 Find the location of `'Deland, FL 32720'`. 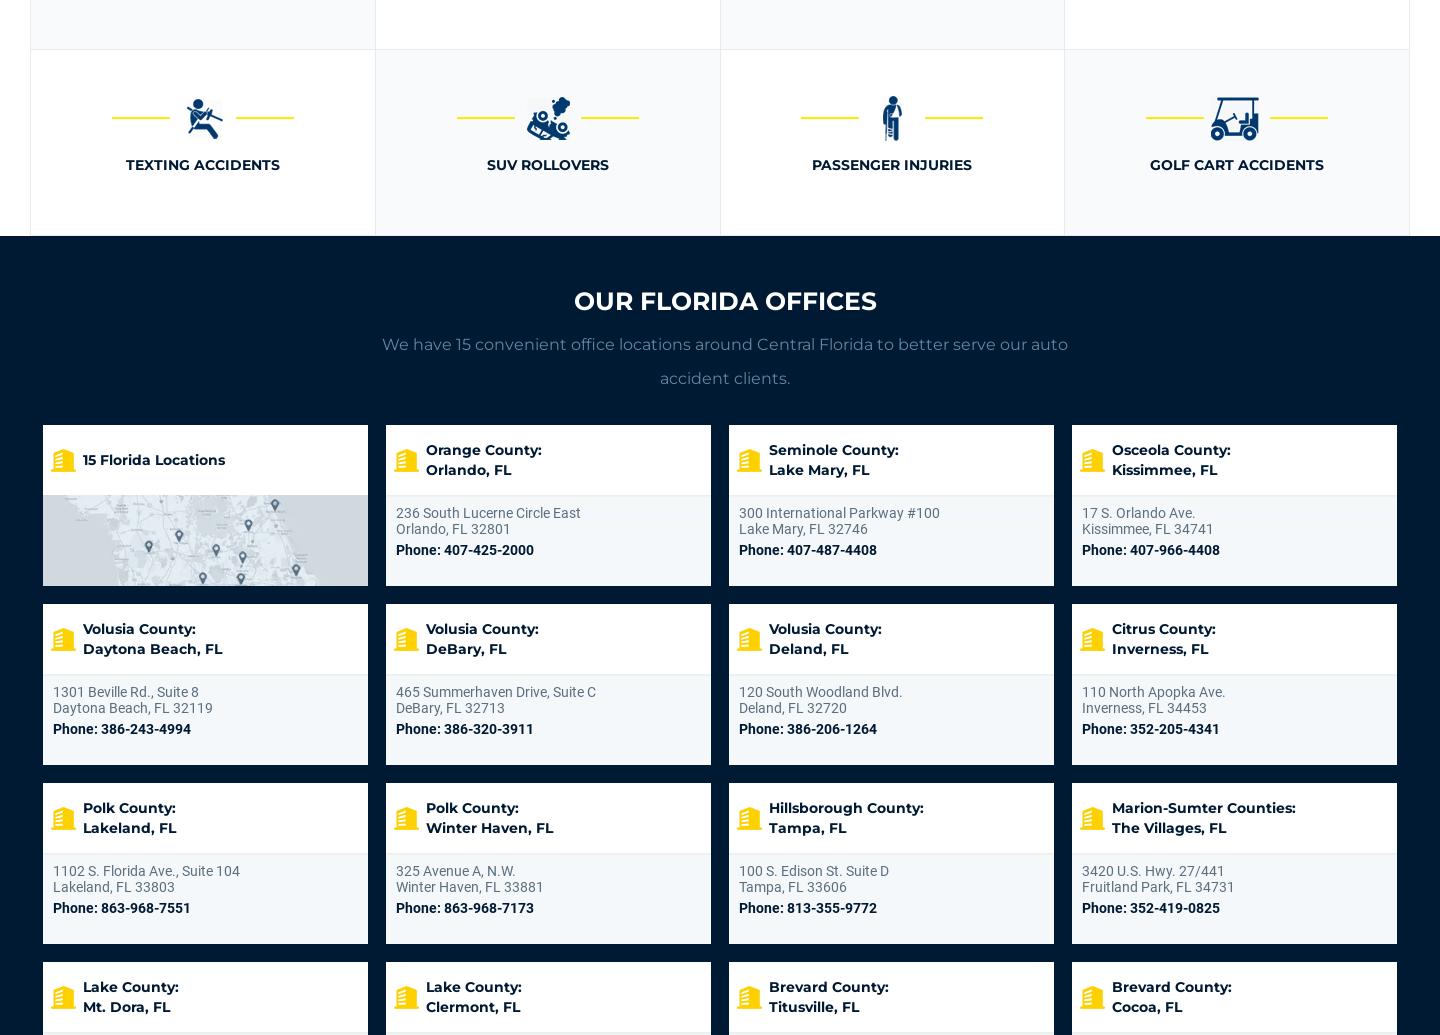

'Deland, FL 32720' is located at coordinates (738, 707).